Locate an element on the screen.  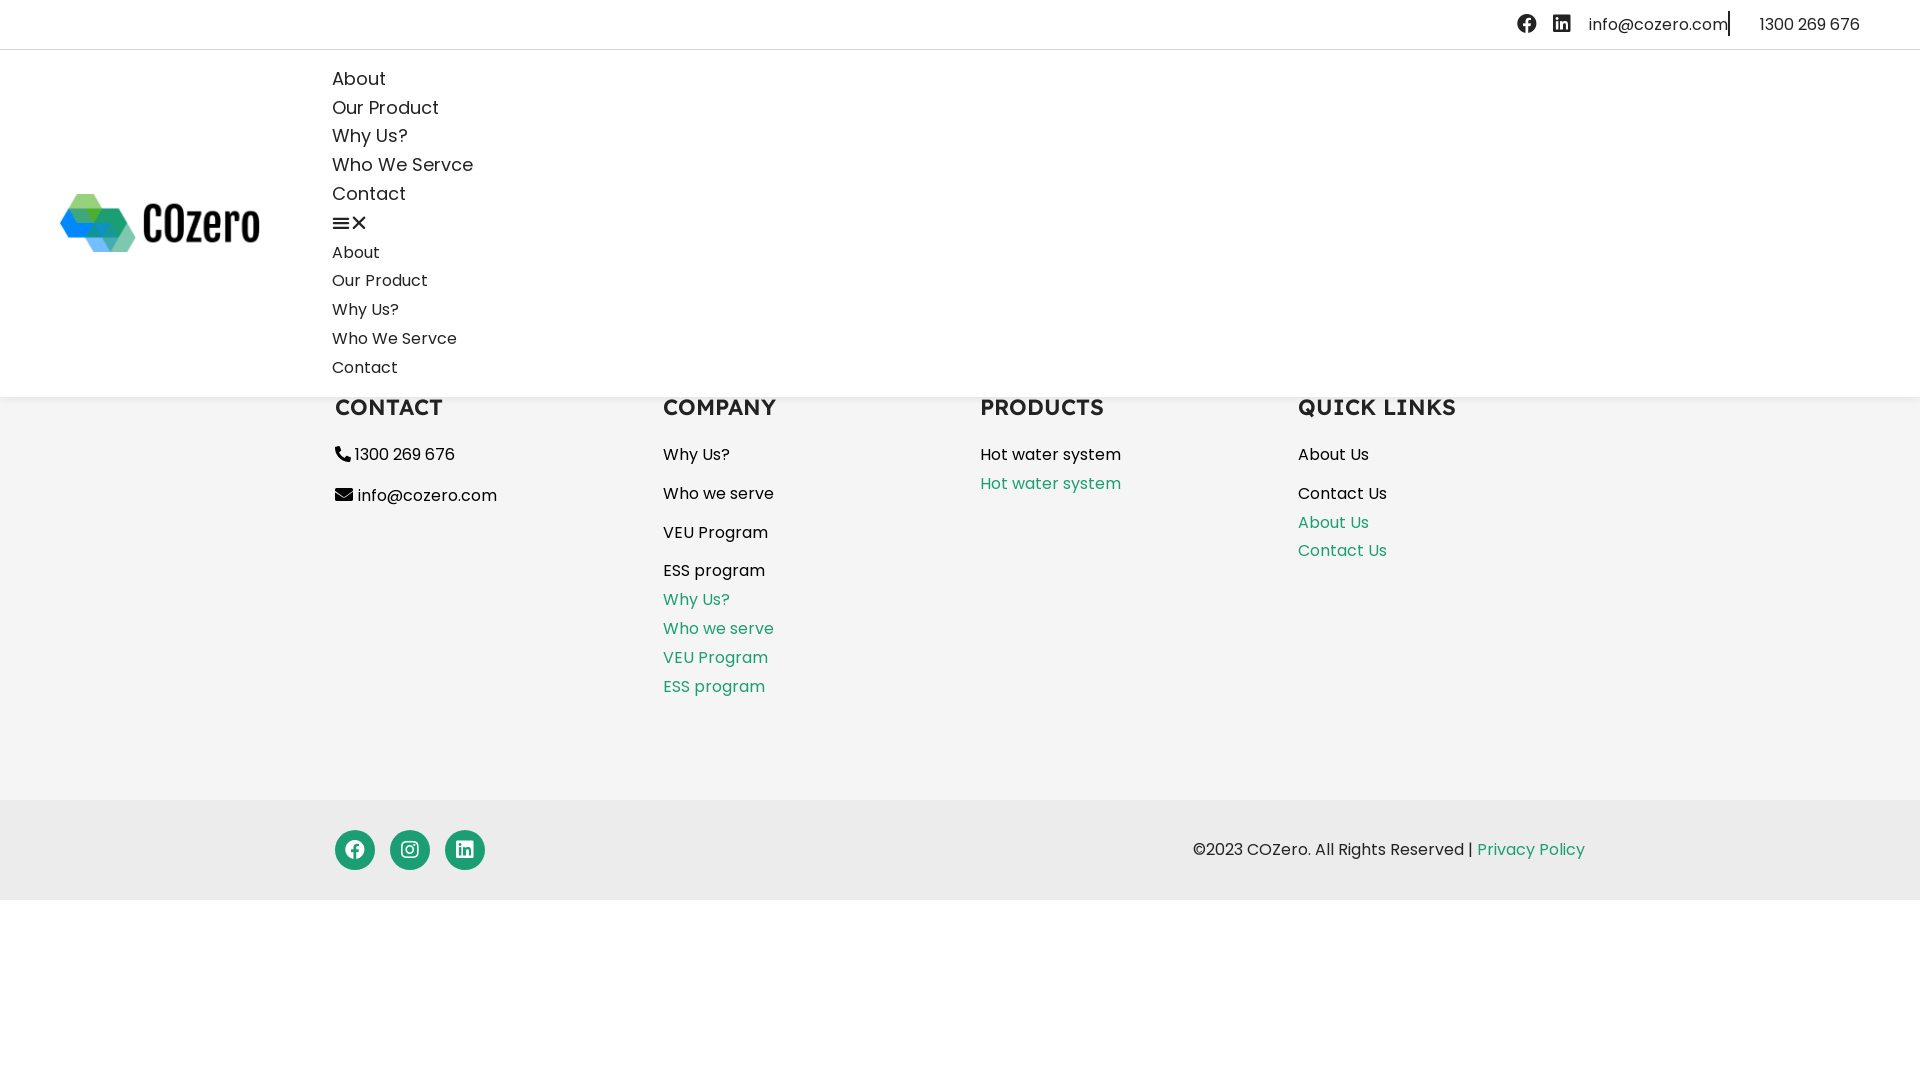
'About' is located at coordinates (355, 251).